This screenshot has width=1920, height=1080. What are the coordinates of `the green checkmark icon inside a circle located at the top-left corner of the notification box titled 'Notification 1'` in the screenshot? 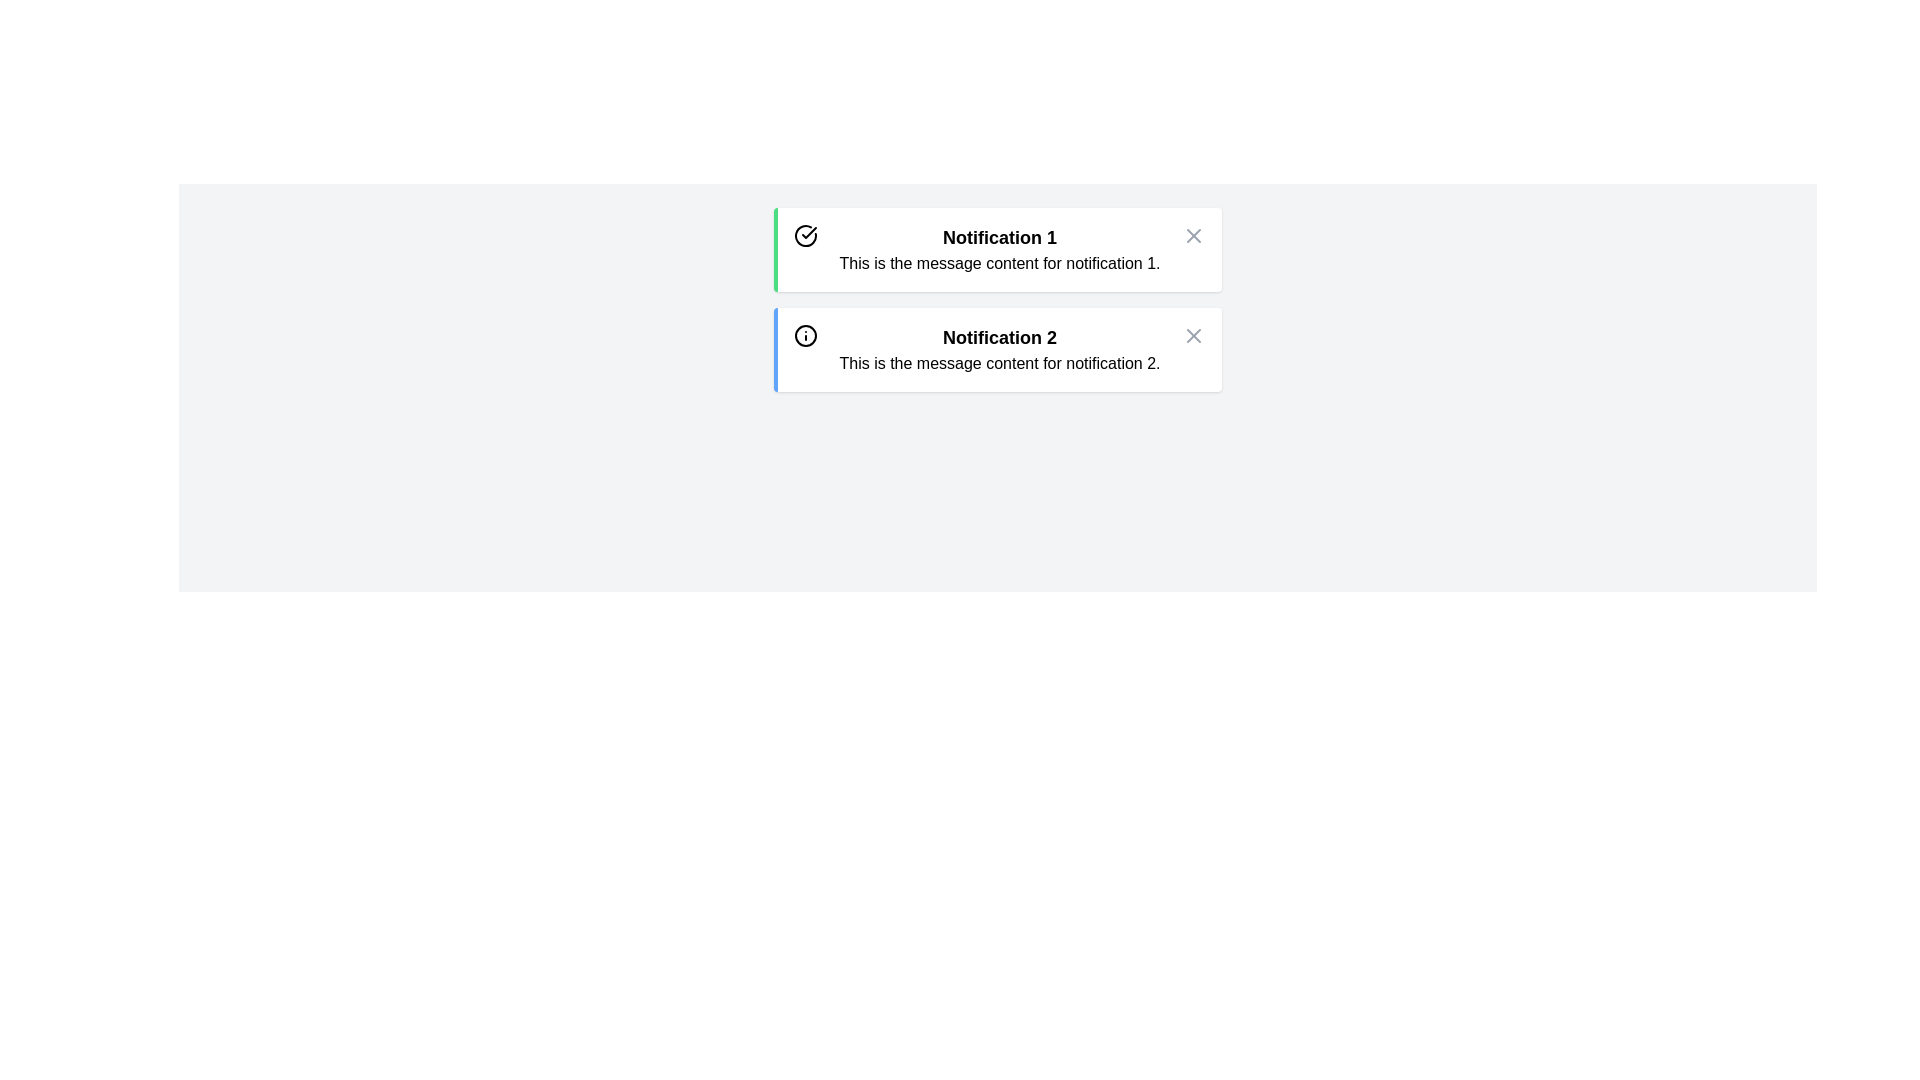 It's located at (806, 234).